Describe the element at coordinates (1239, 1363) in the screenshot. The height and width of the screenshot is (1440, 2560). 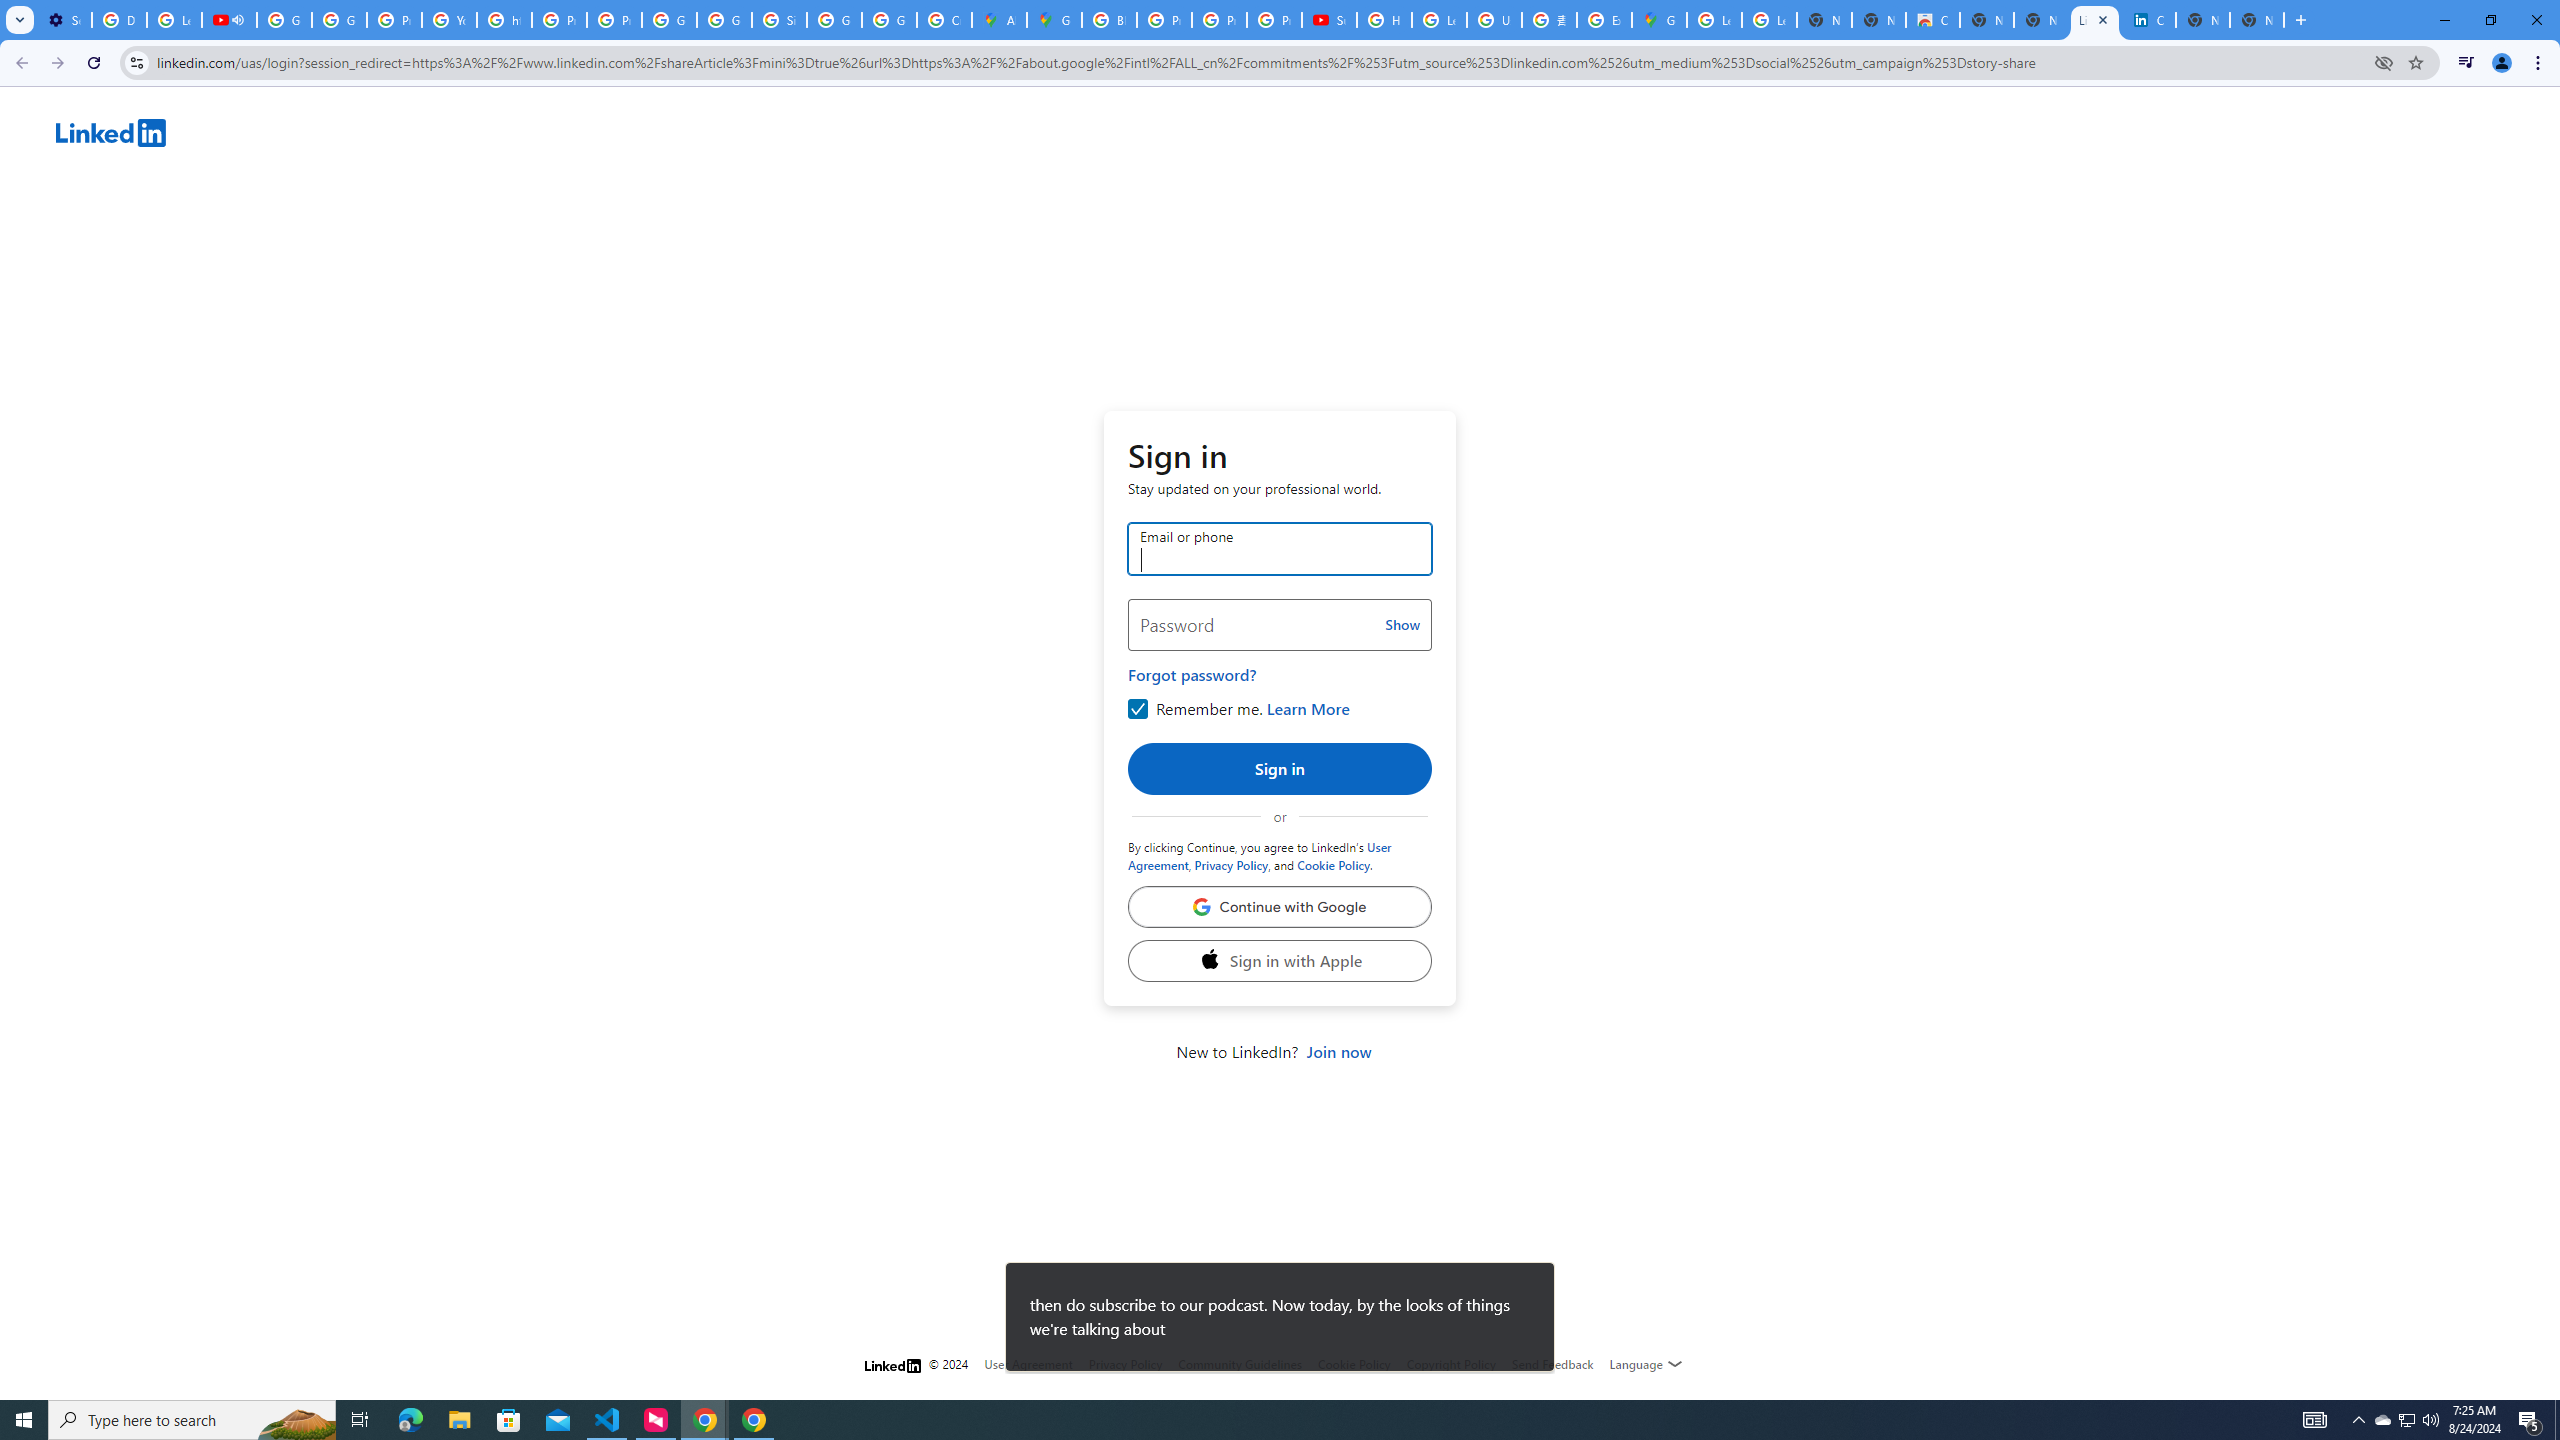
I see `'Community Guidelines'` at that location.